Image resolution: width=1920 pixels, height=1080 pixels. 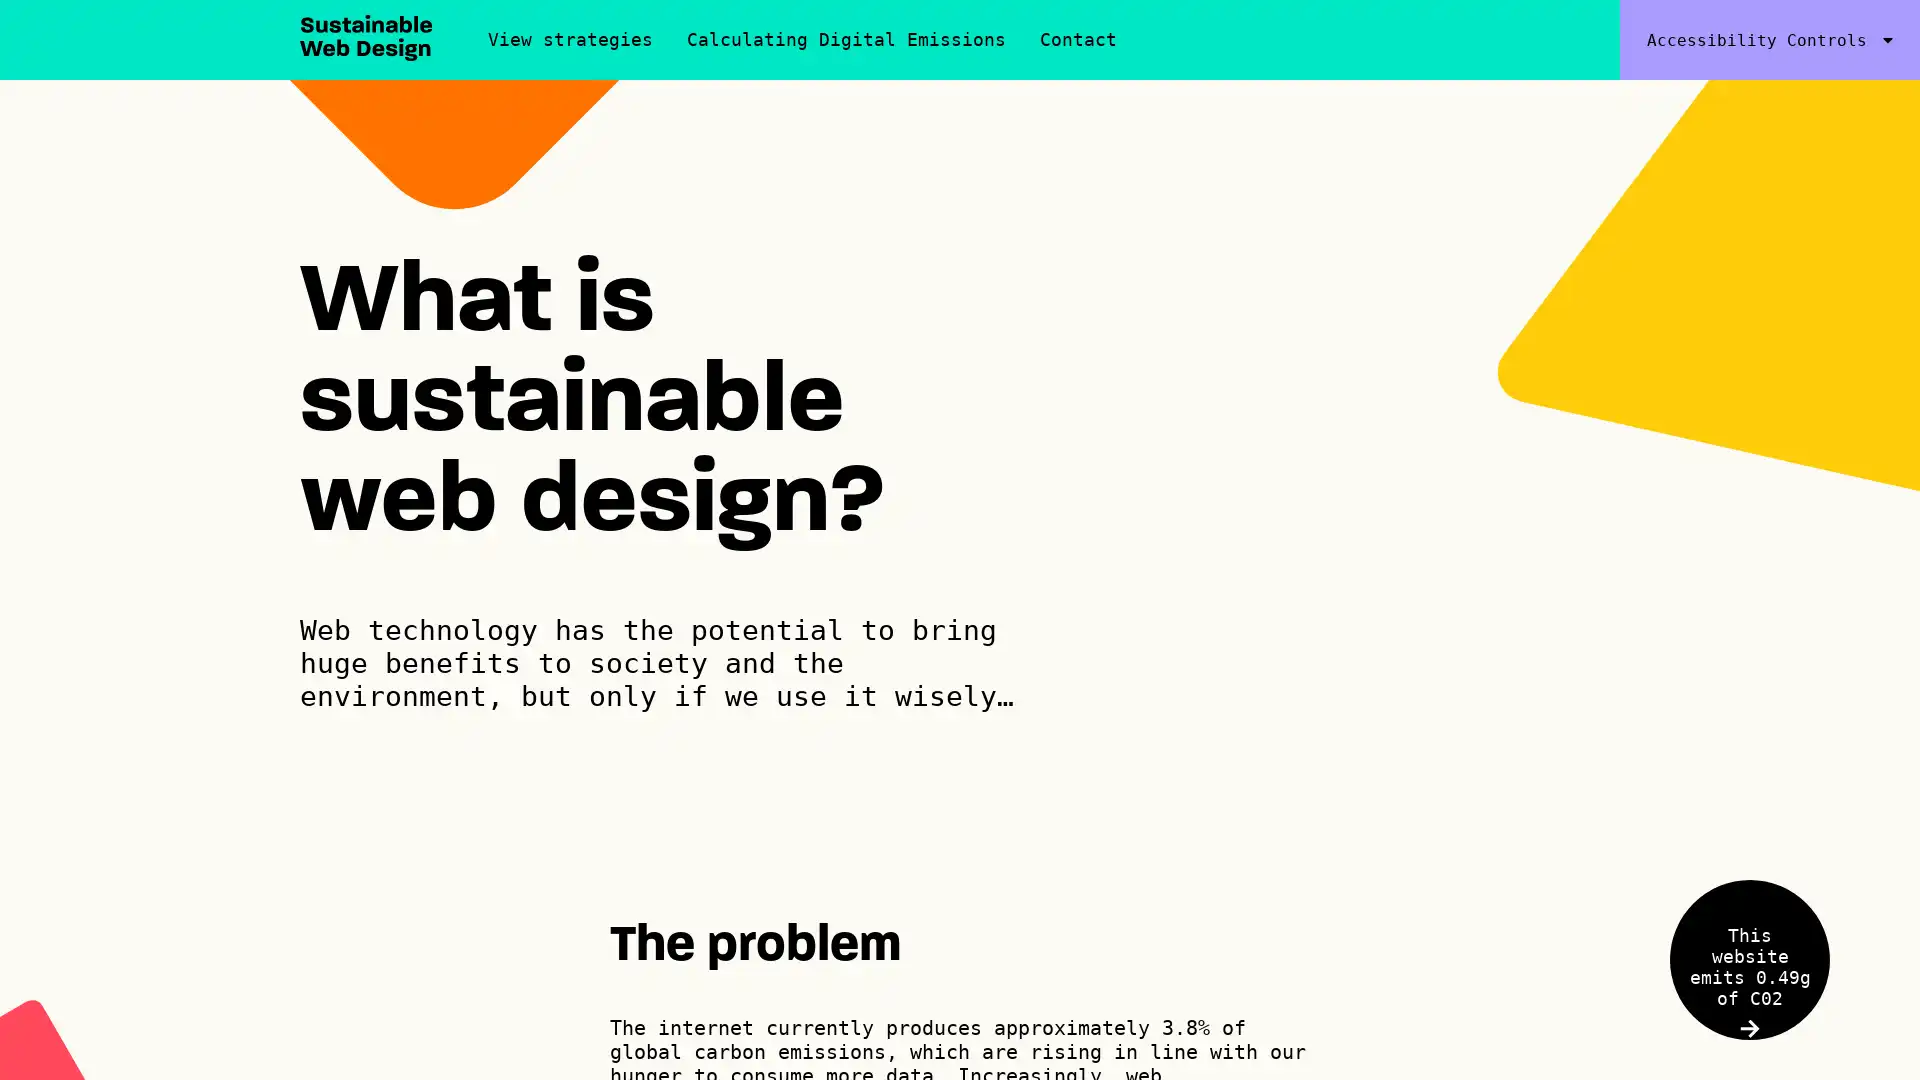 I want to click on X, so click(x=1780, y=940).